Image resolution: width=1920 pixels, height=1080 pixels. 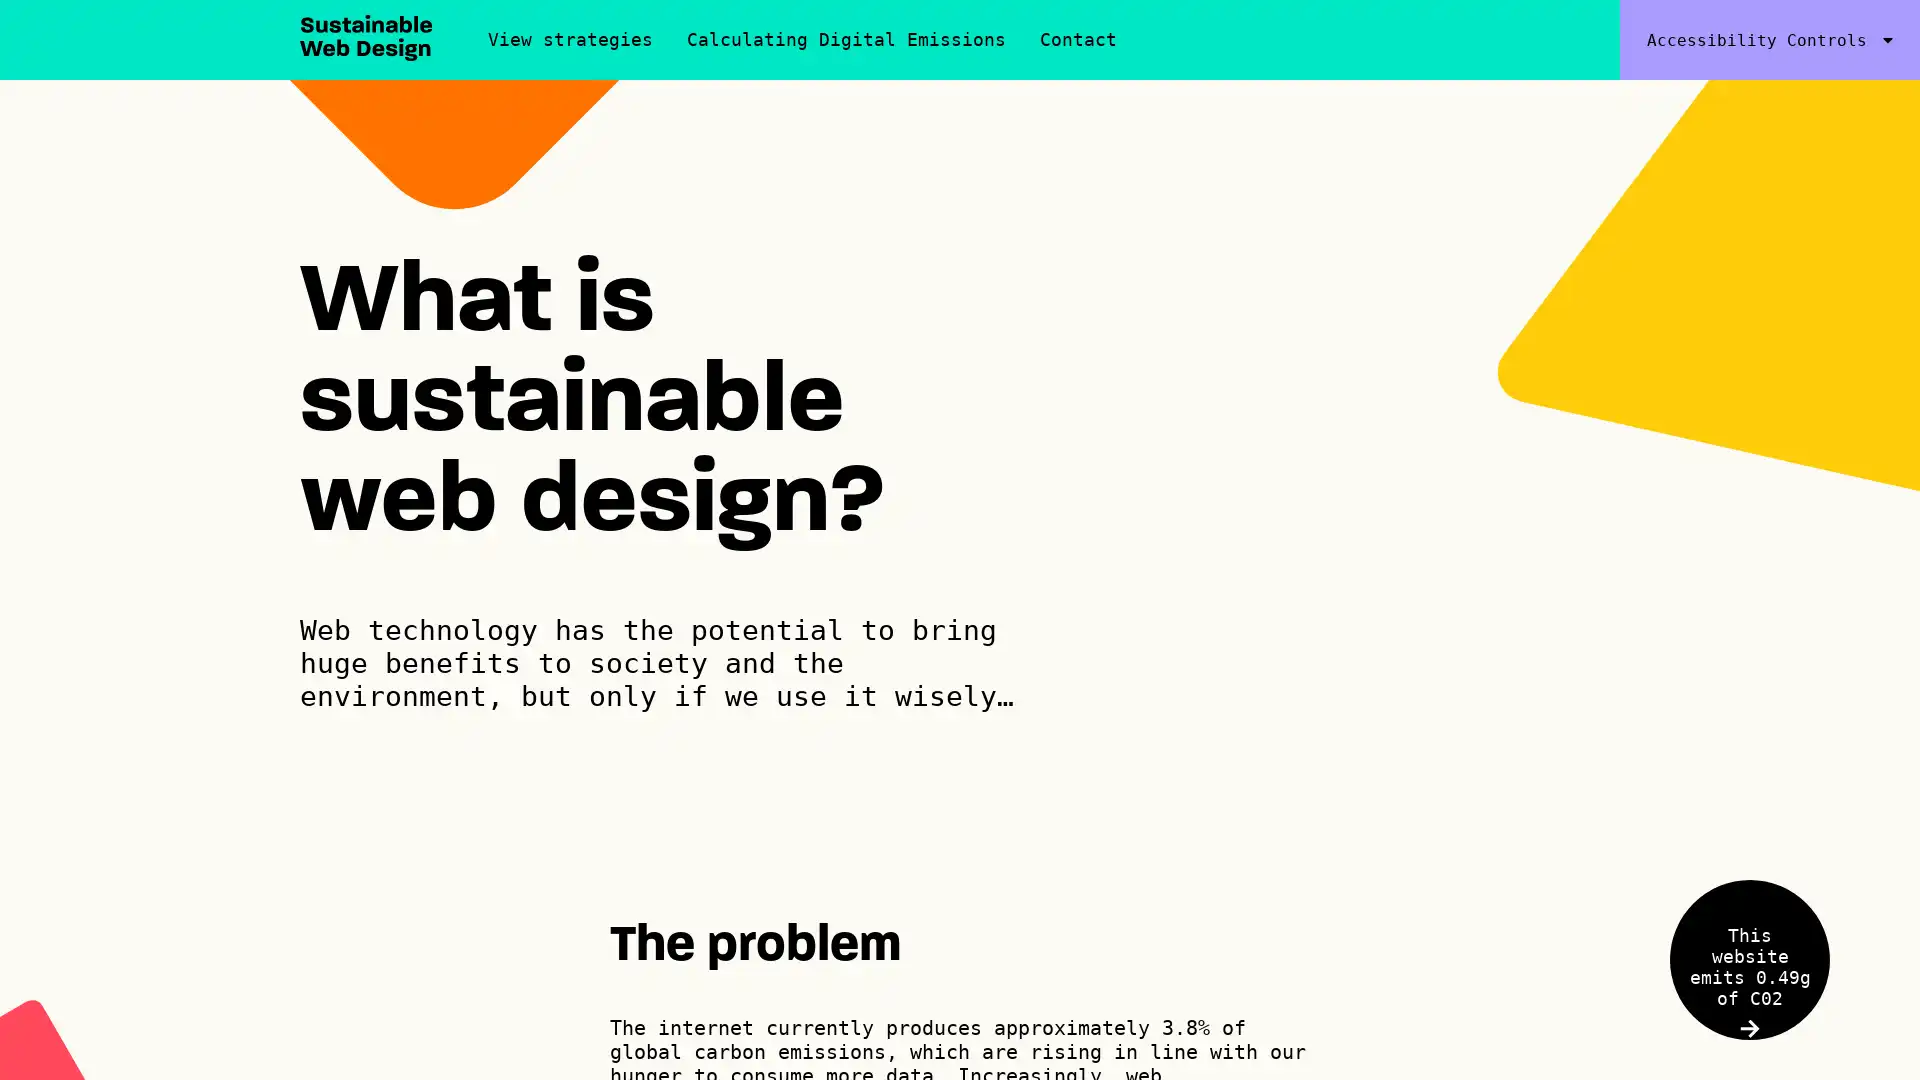 I want to click on X, so click(x=1780, y=940).